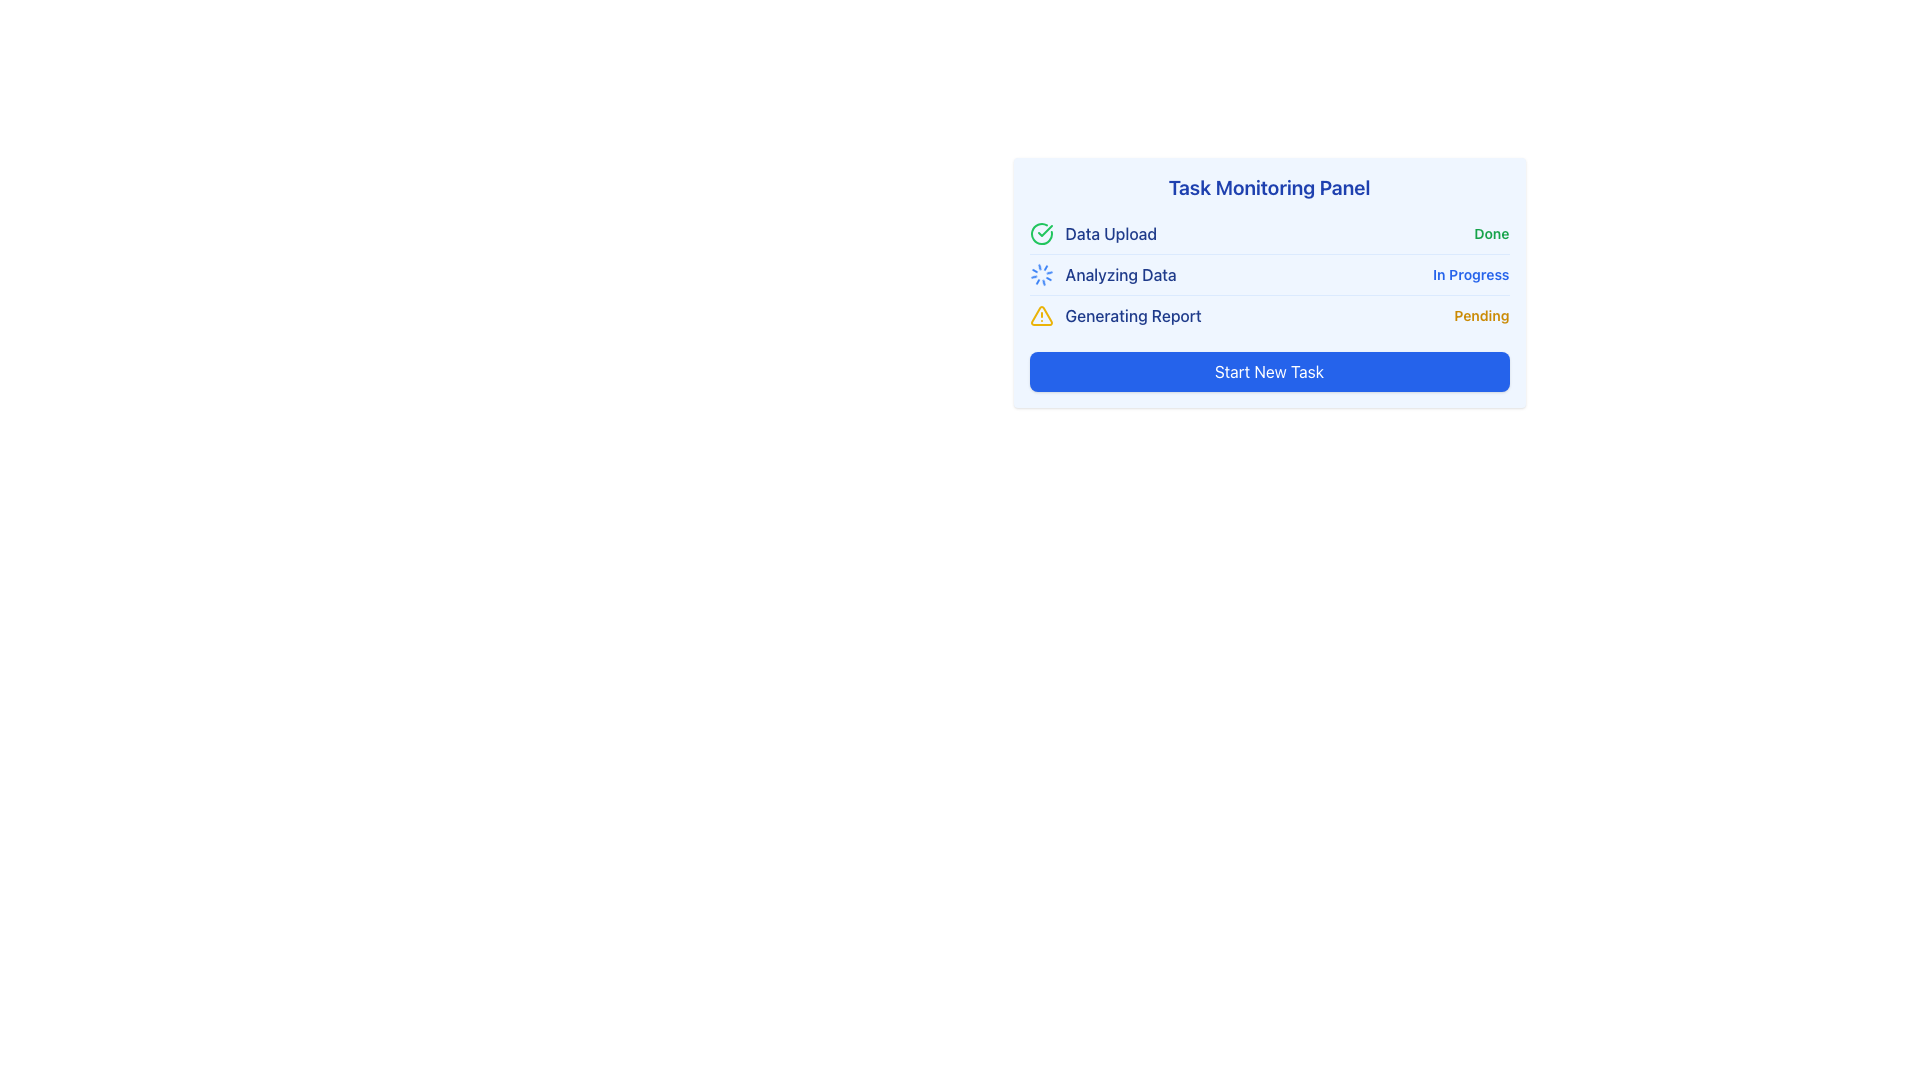 This screenshot has width=1920, height=1080. I want to click on the Animated Icon indicating task progress located to the left of the 'Analyzing Data' text in the task monitoring panel, so click(1040, 274).